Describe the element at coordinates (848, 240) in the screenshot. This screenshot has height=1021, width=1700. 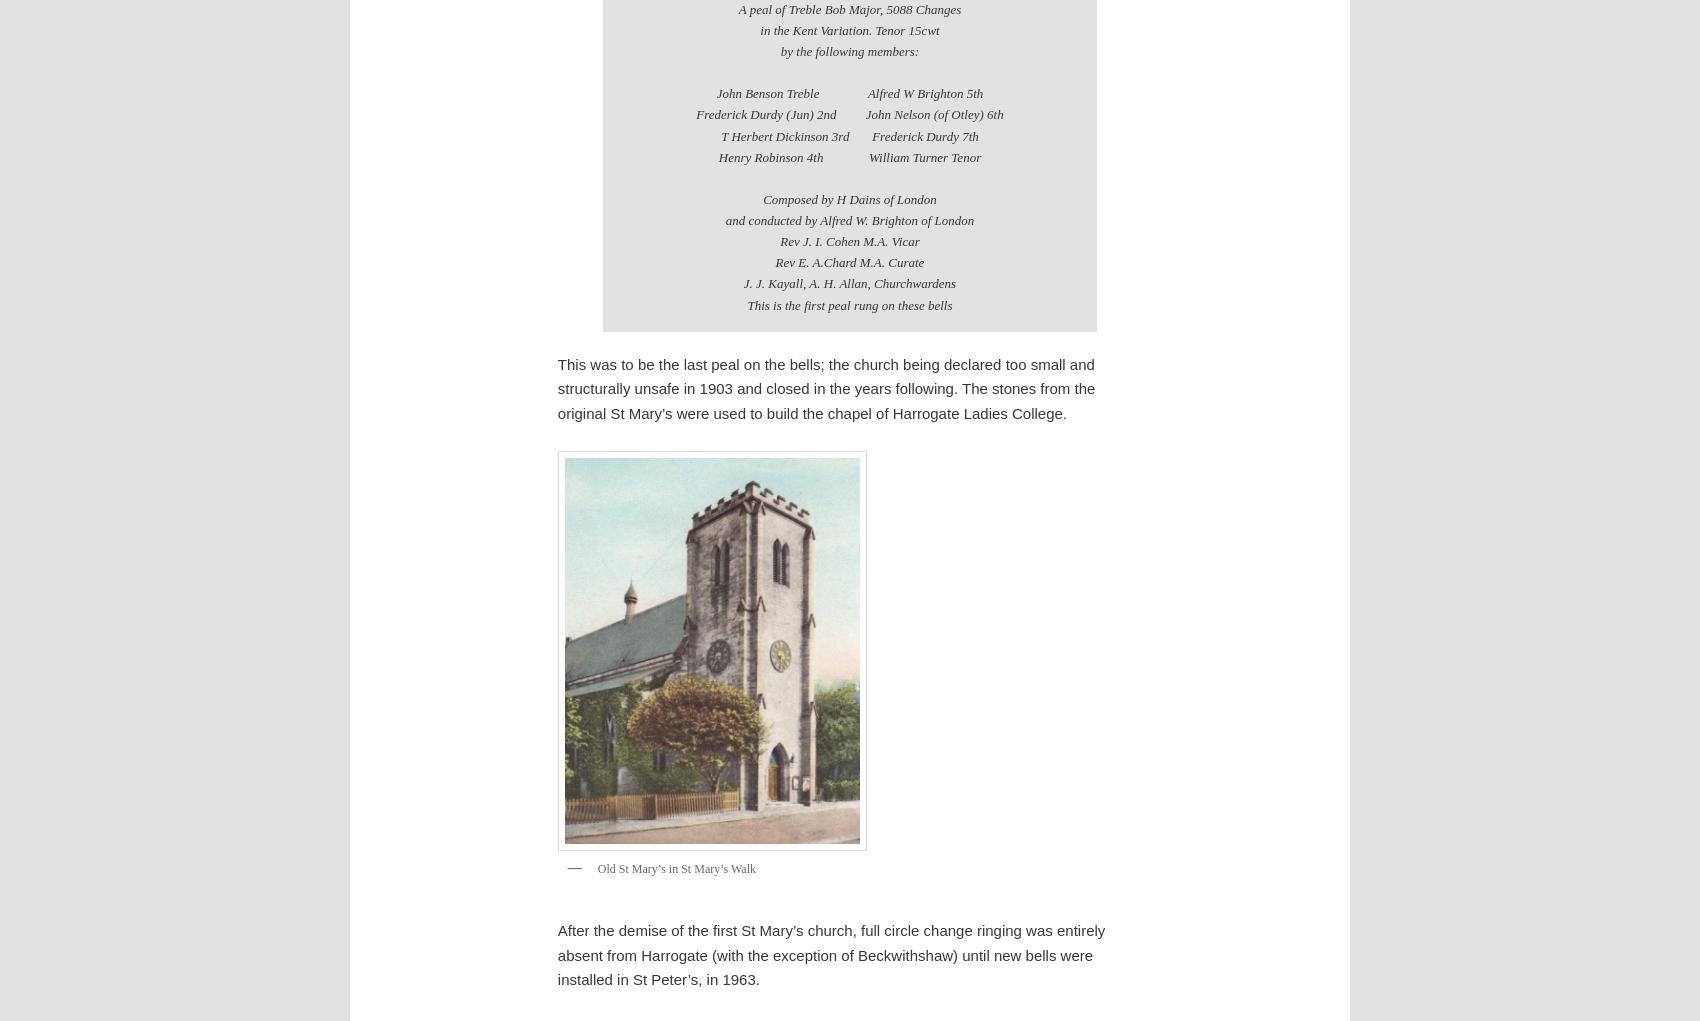
I see `'Rev J. I. Cohen M.A. Vicar'` at that location.